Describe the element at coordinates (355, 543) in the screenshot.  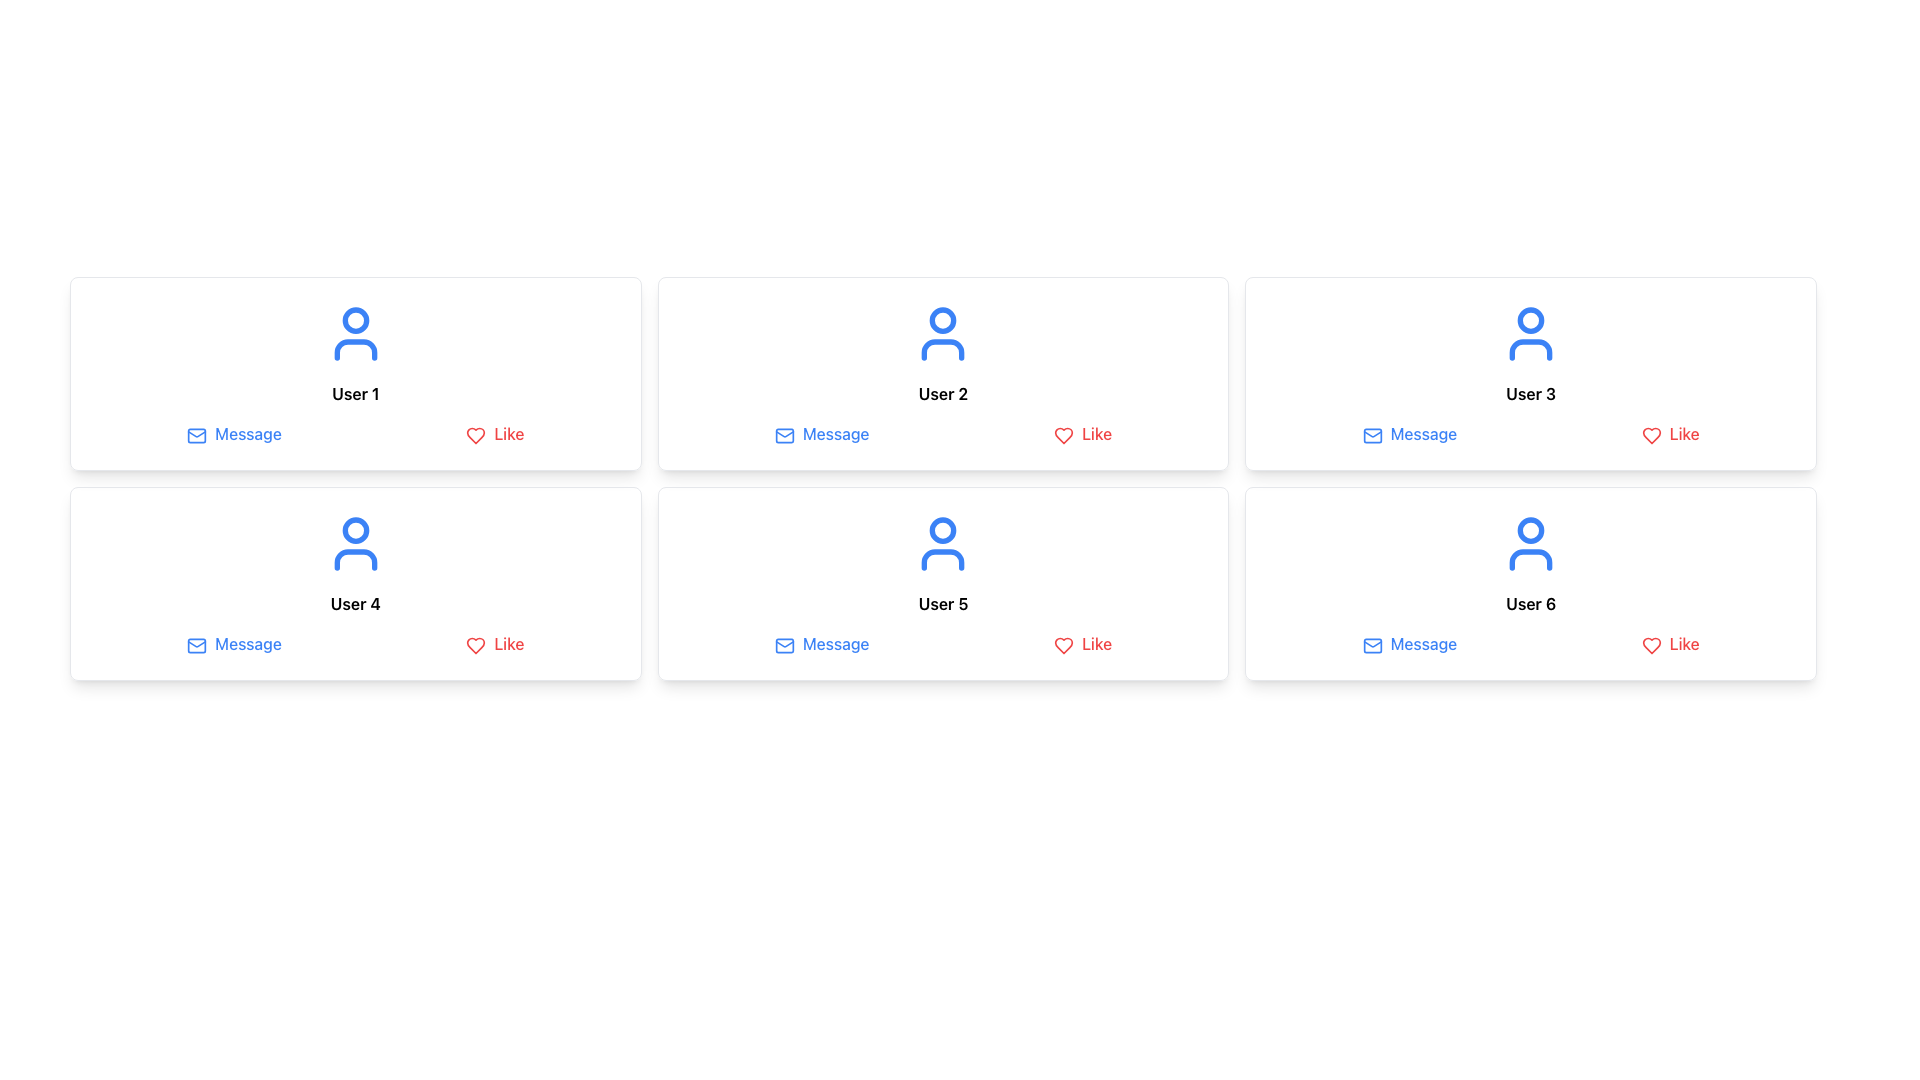
I see `the user avatar icon, which is a circular blue icon positioned centrally above the 'User 4' label` at that location.